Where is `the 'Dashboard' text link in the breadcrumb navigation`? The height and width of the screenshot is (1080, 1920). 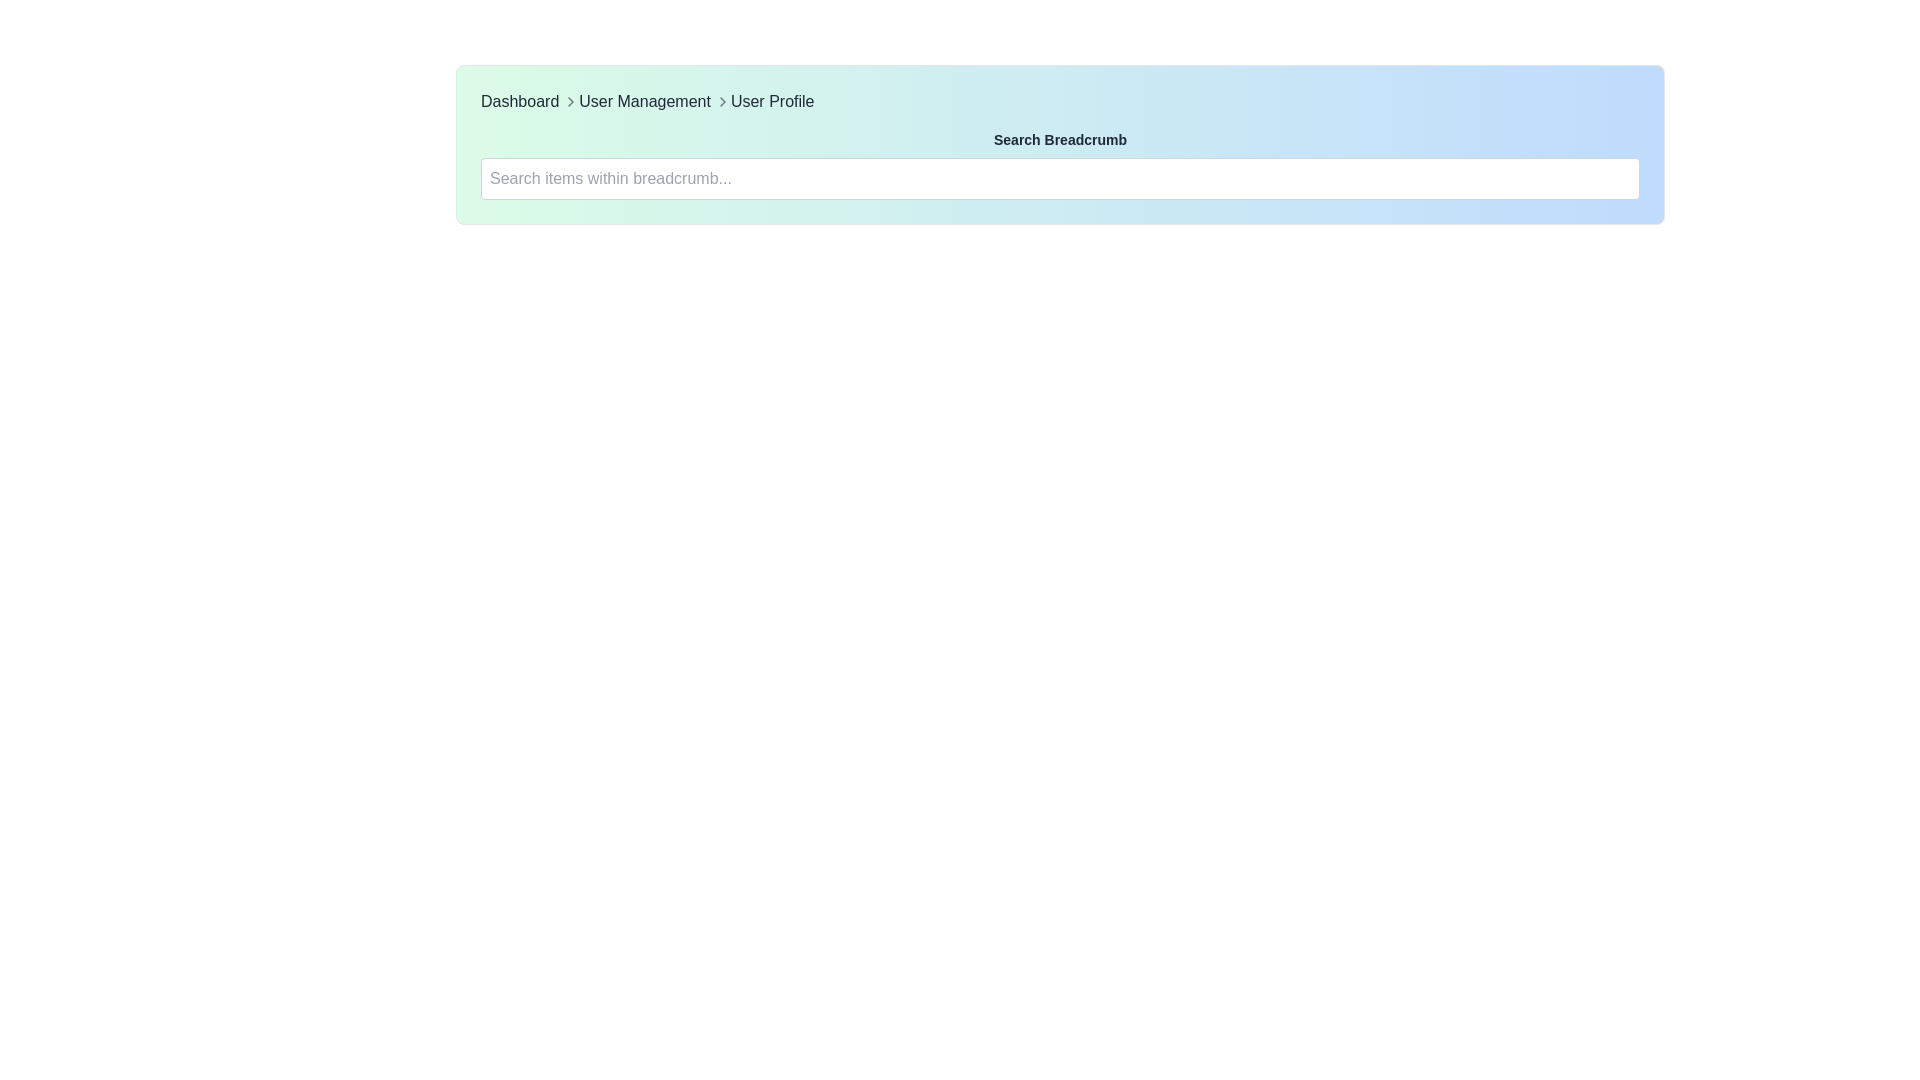
the 'Dashboard' text link in the breadcrumb navigation is located at coordinates (530, 101).